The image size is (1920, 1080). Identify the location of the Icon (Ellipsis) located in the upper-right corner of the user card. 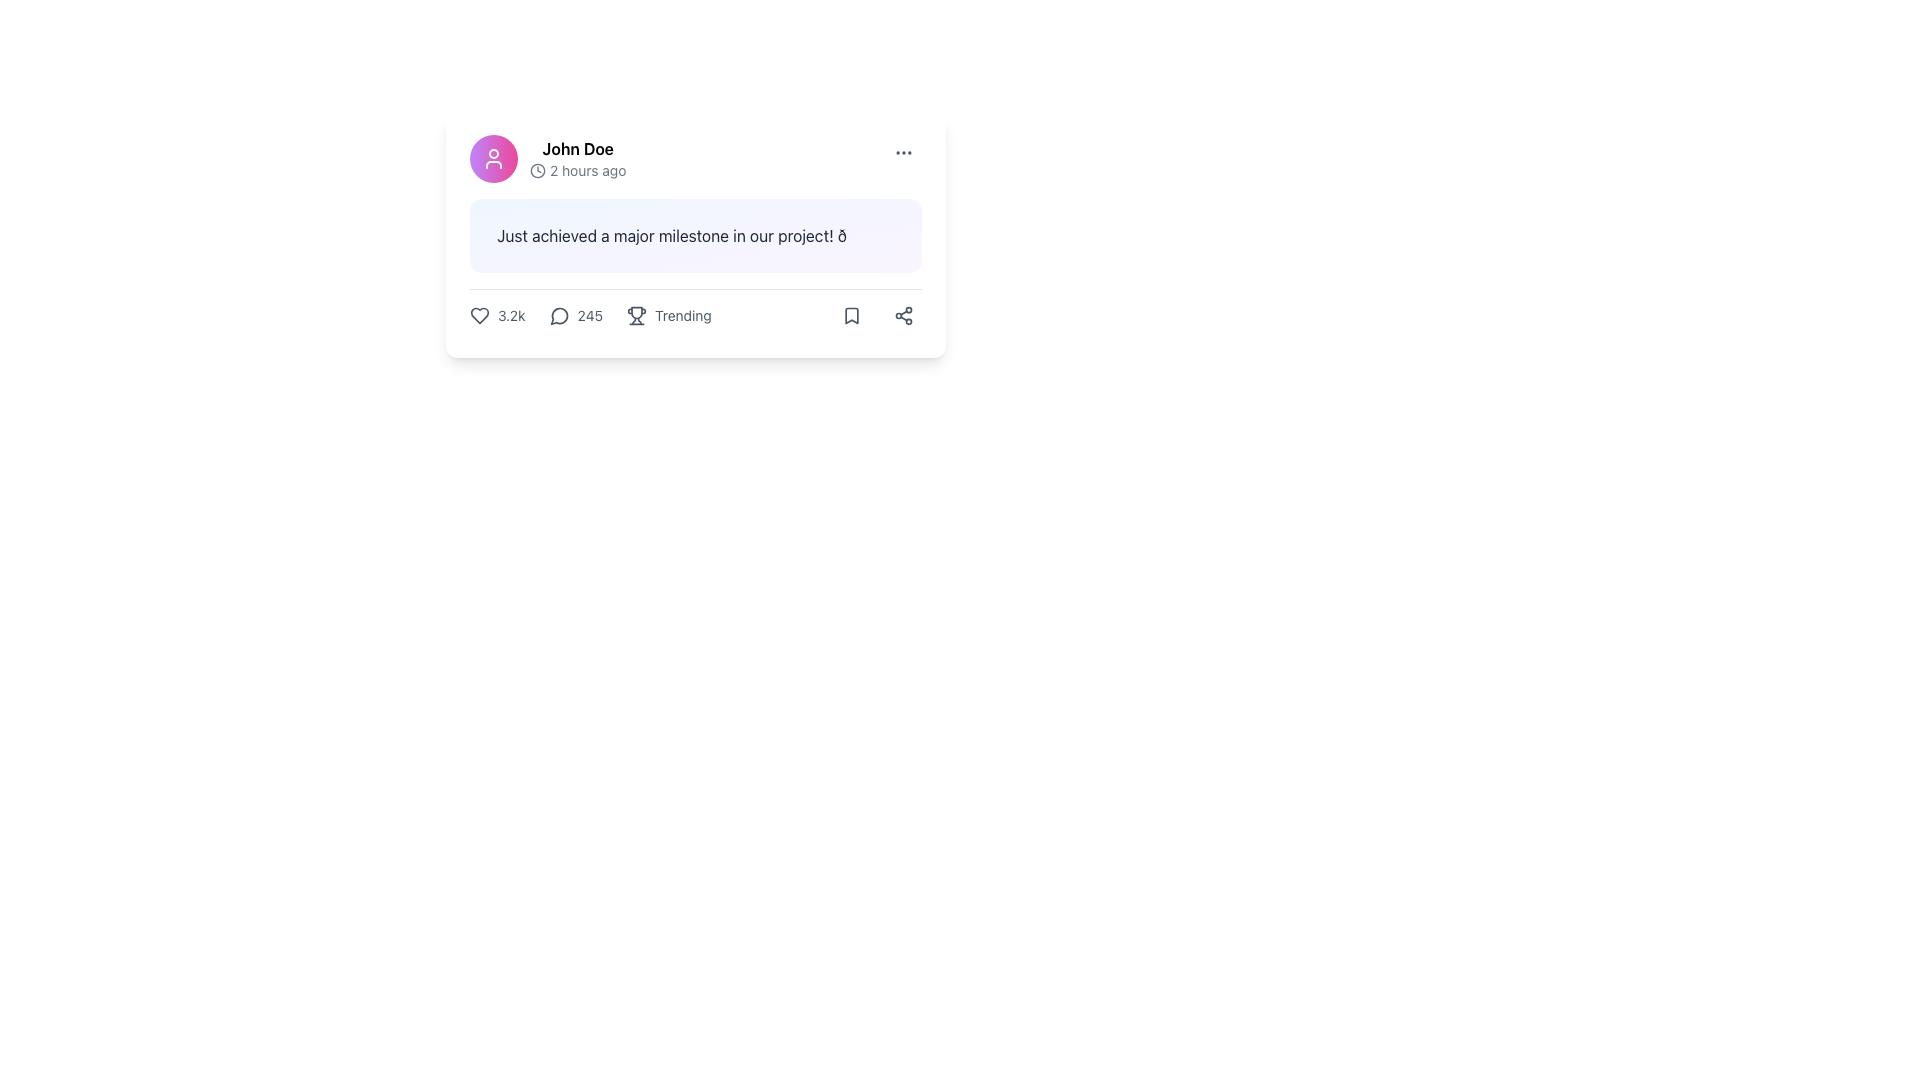
(902, 152).